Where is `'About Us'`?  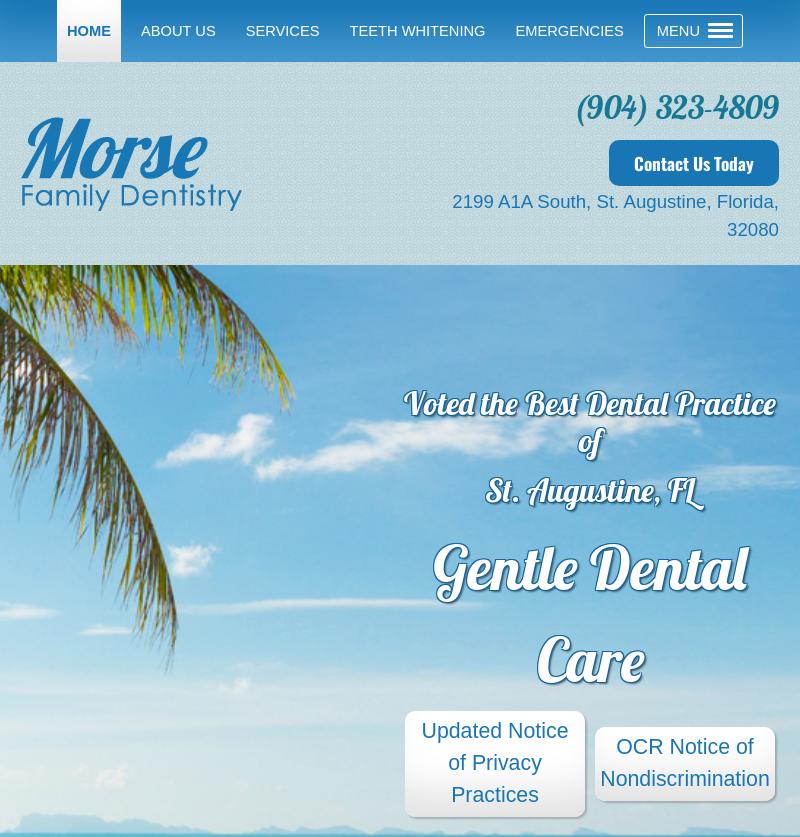
'About Us' is located at coordinates (140, 30).